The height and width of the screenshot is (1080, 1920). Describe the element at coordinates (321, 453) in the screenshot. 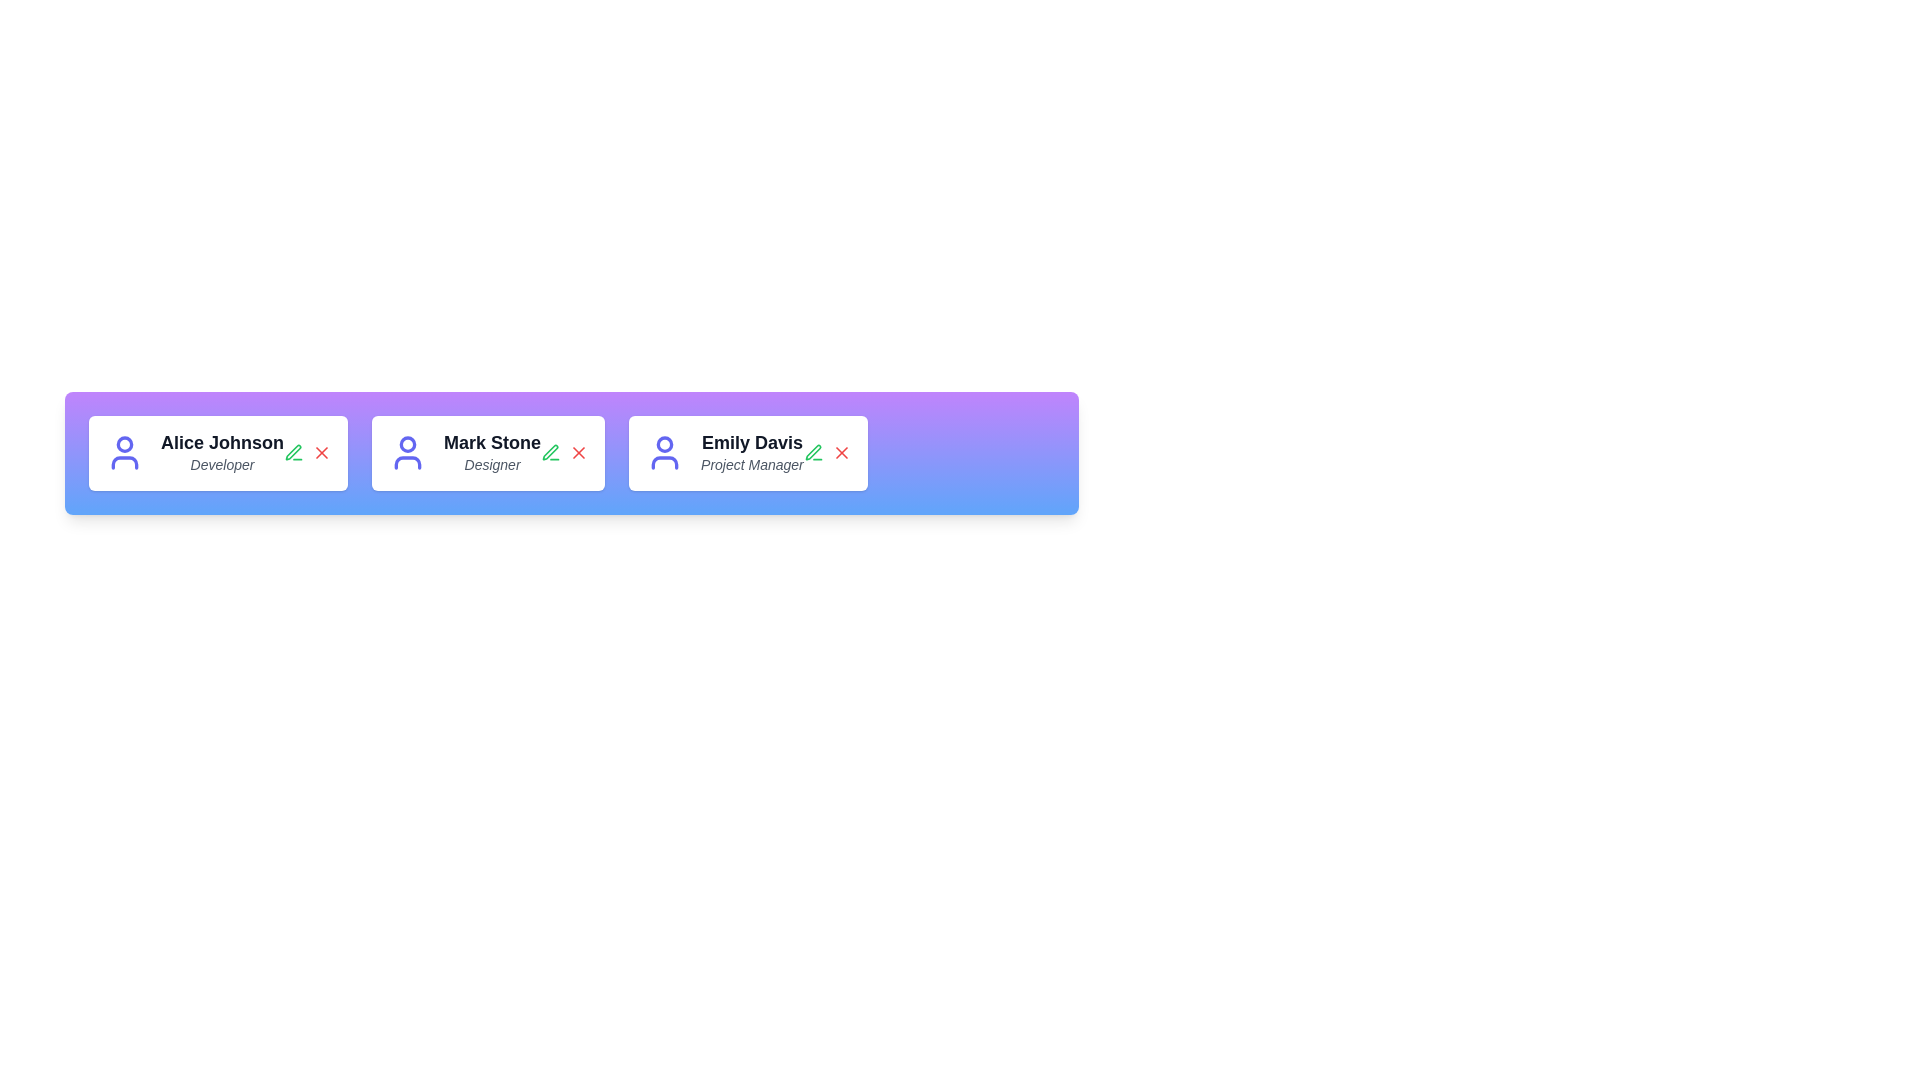

I see `the delete button of the profile card corresponding to Alice Johnson` at that location.